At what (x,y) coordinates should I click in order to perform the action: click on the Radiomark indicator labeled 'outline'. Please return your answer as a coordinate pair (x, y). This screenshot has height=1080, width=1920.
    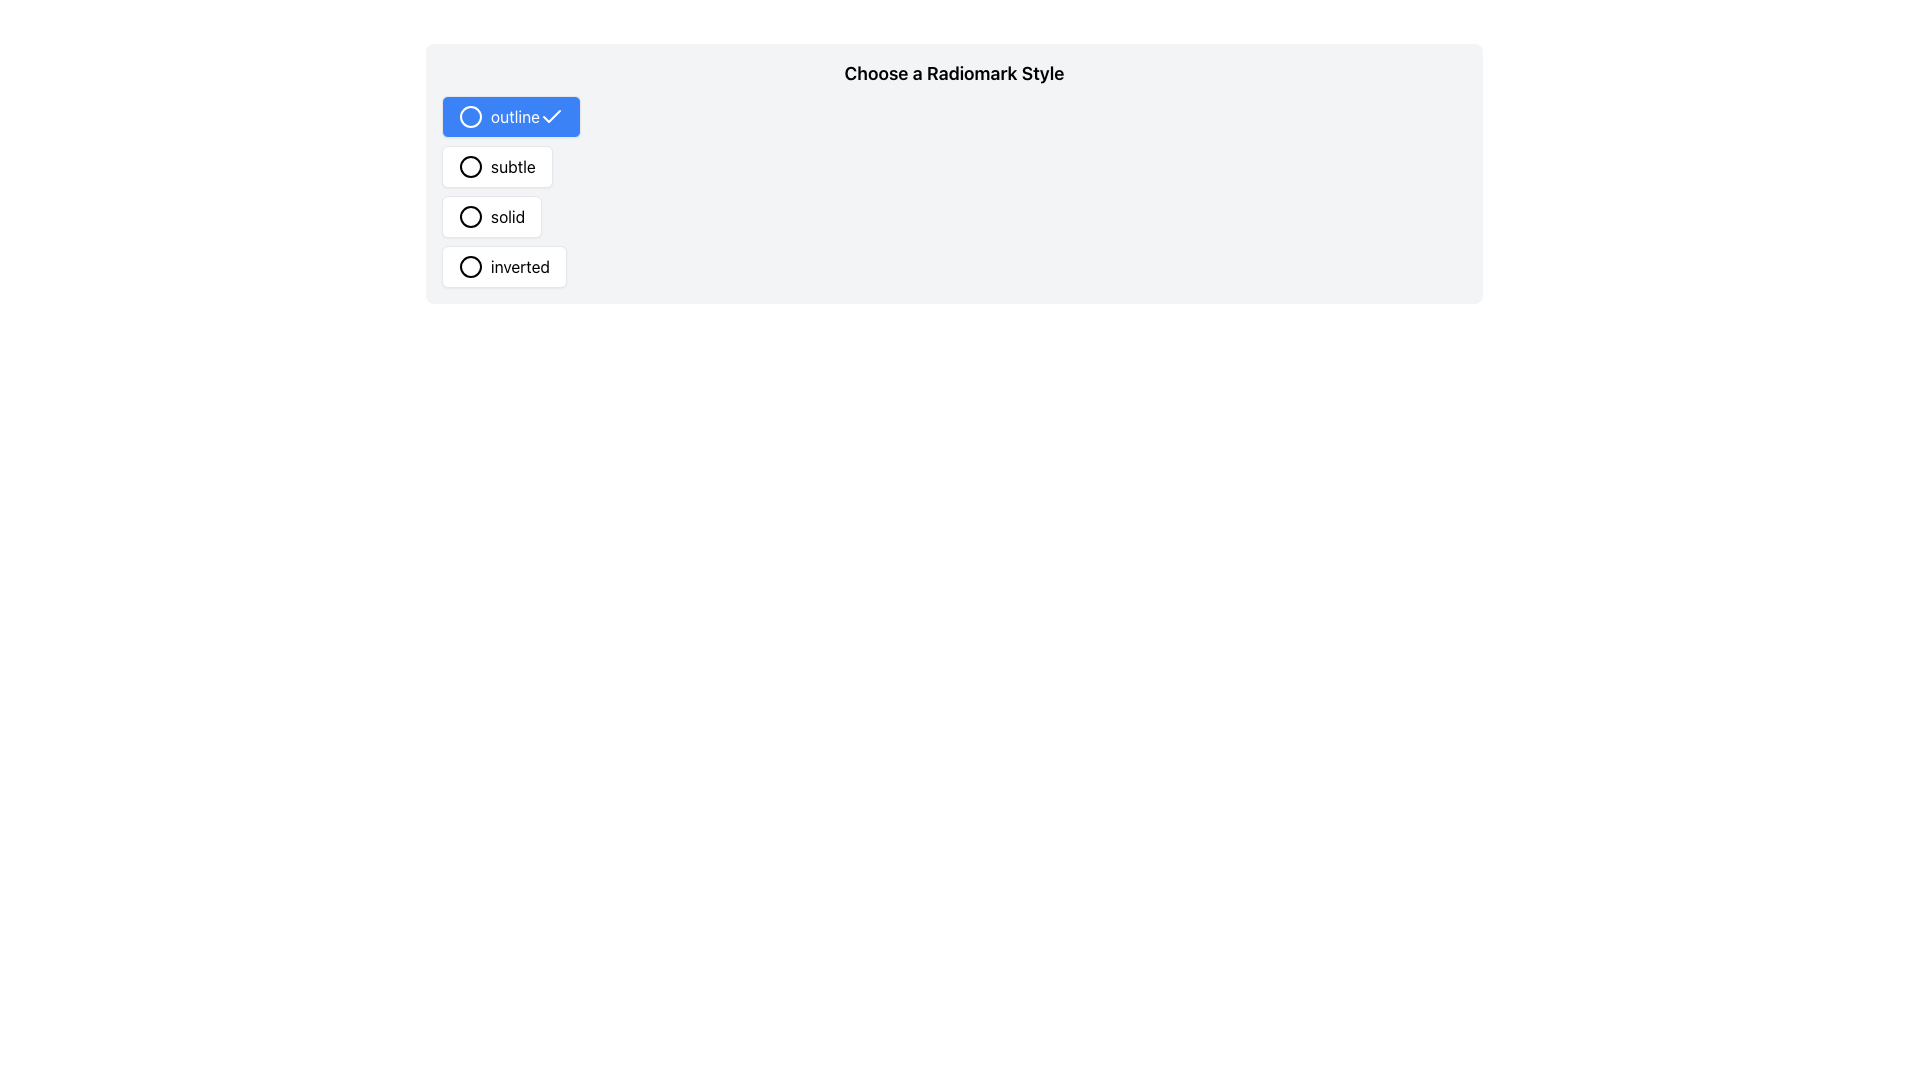
    Looking at the image, I should click on (469, 116).